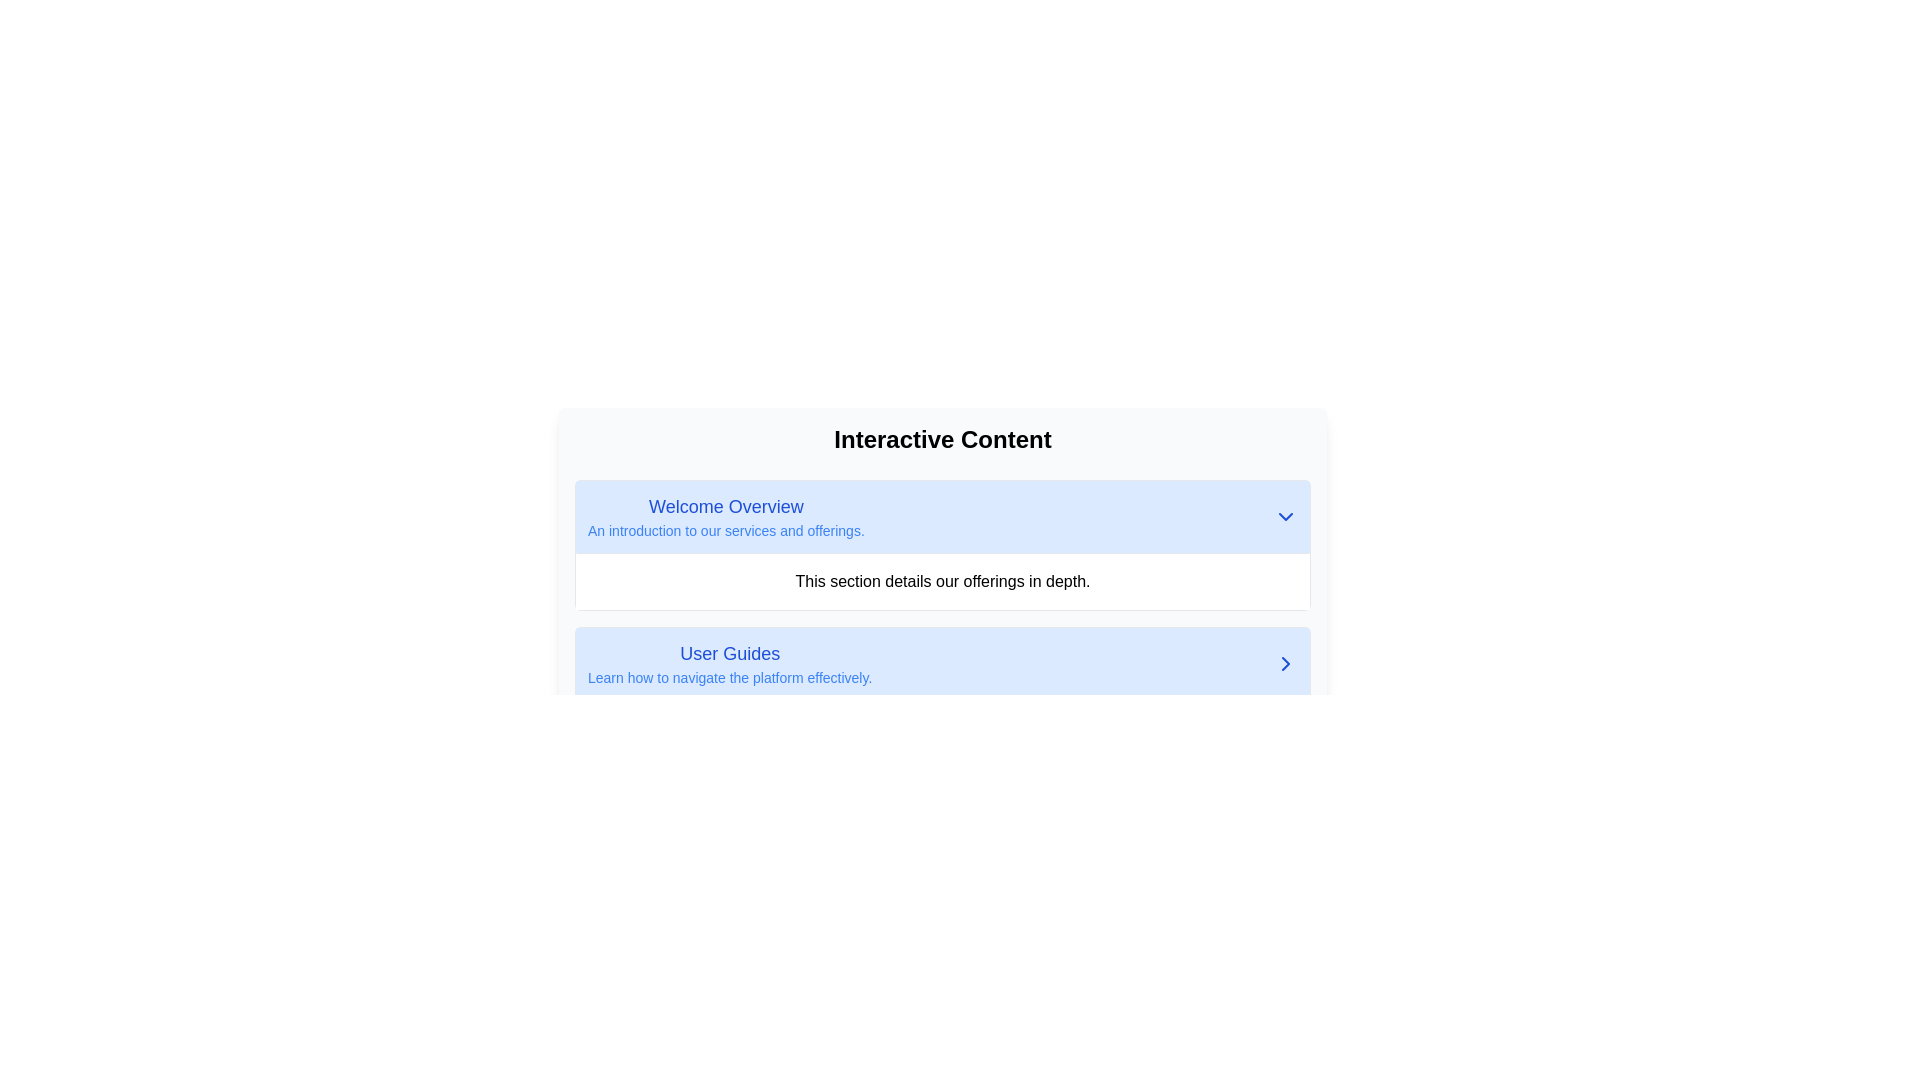 The width and height of the screenshot is (1920, 1080). Describe the element at coordinates (1286, 515) in the screenshot. I see `the chevron icon in the top-right corner of the 'Welcome Overview' card` at that location.